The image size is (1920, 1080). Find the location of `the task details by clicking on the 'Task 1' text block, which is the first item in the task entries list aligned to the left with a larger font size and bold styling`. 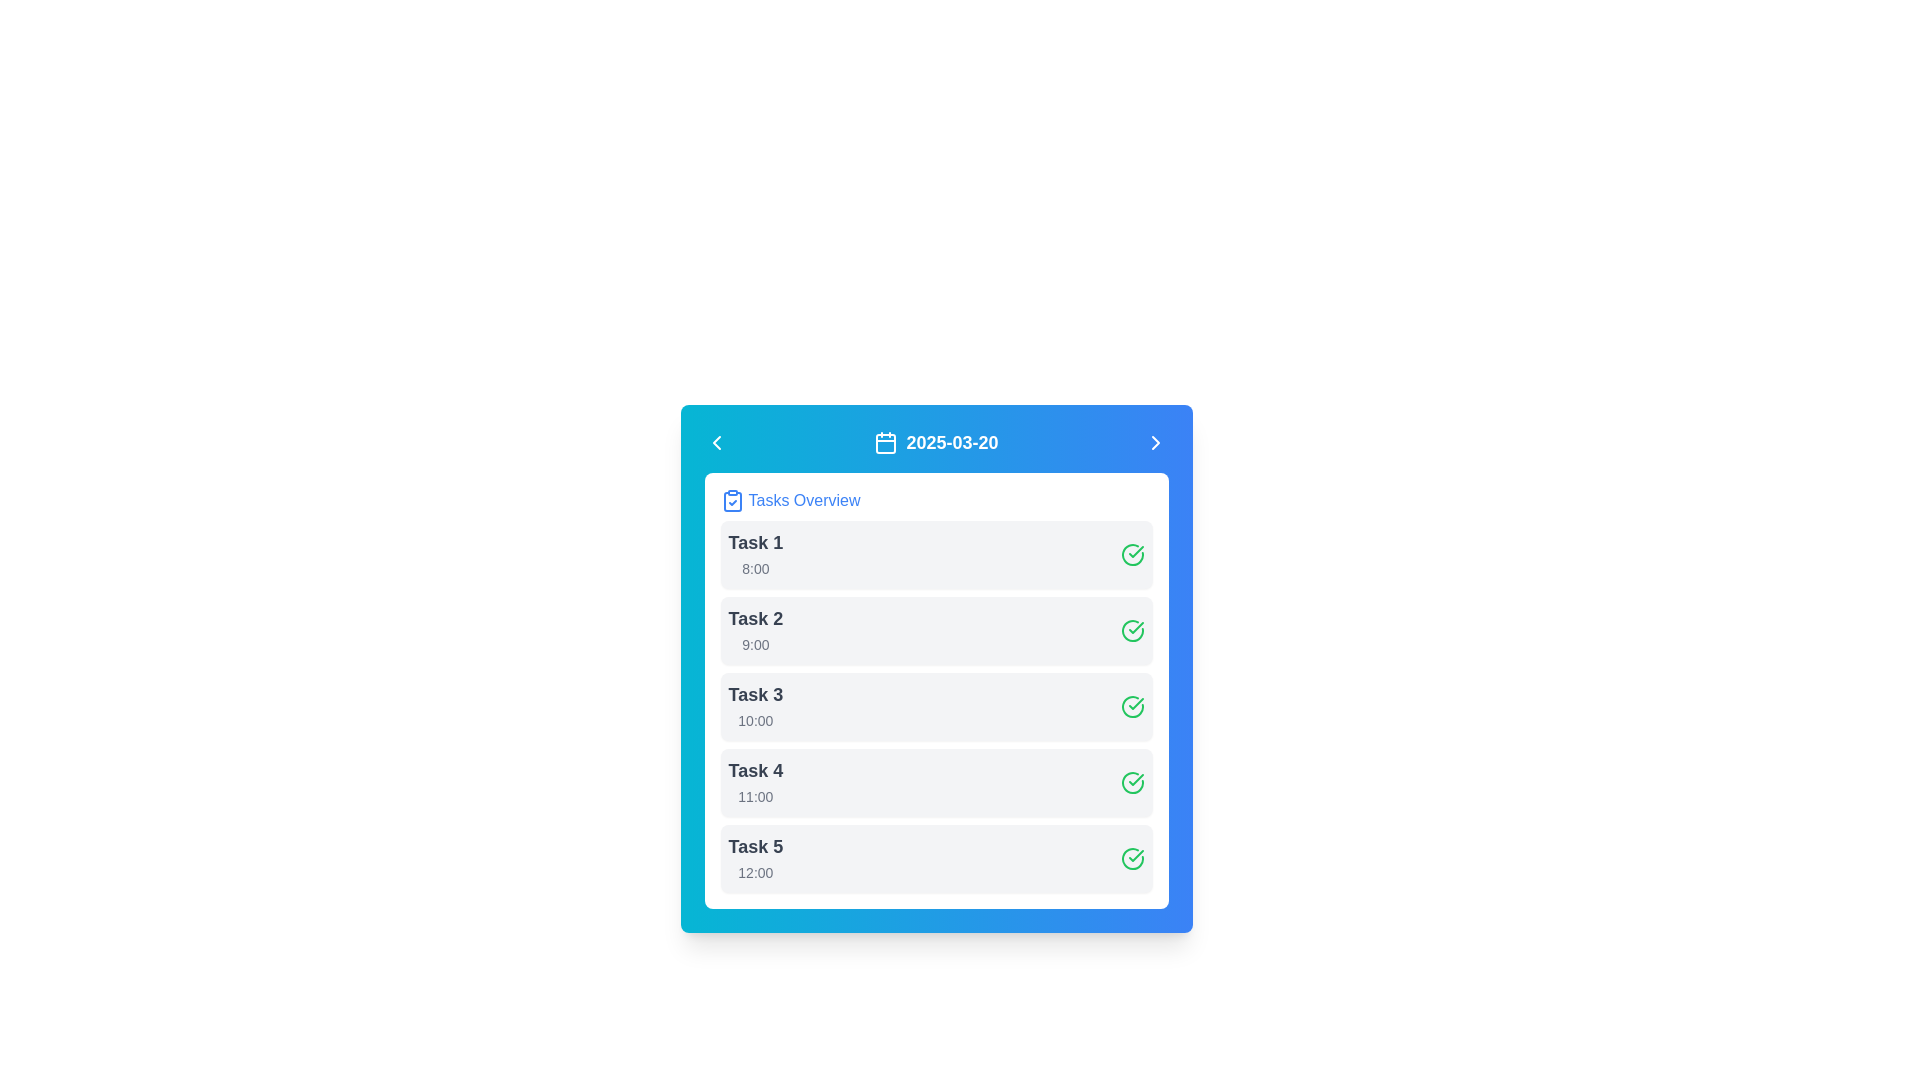

the task details by clicking on the 'Task 1' text block, which is the first item in the task entries list aligned to the left with a larger font size and bold styling is located at coordinates (754, 555).